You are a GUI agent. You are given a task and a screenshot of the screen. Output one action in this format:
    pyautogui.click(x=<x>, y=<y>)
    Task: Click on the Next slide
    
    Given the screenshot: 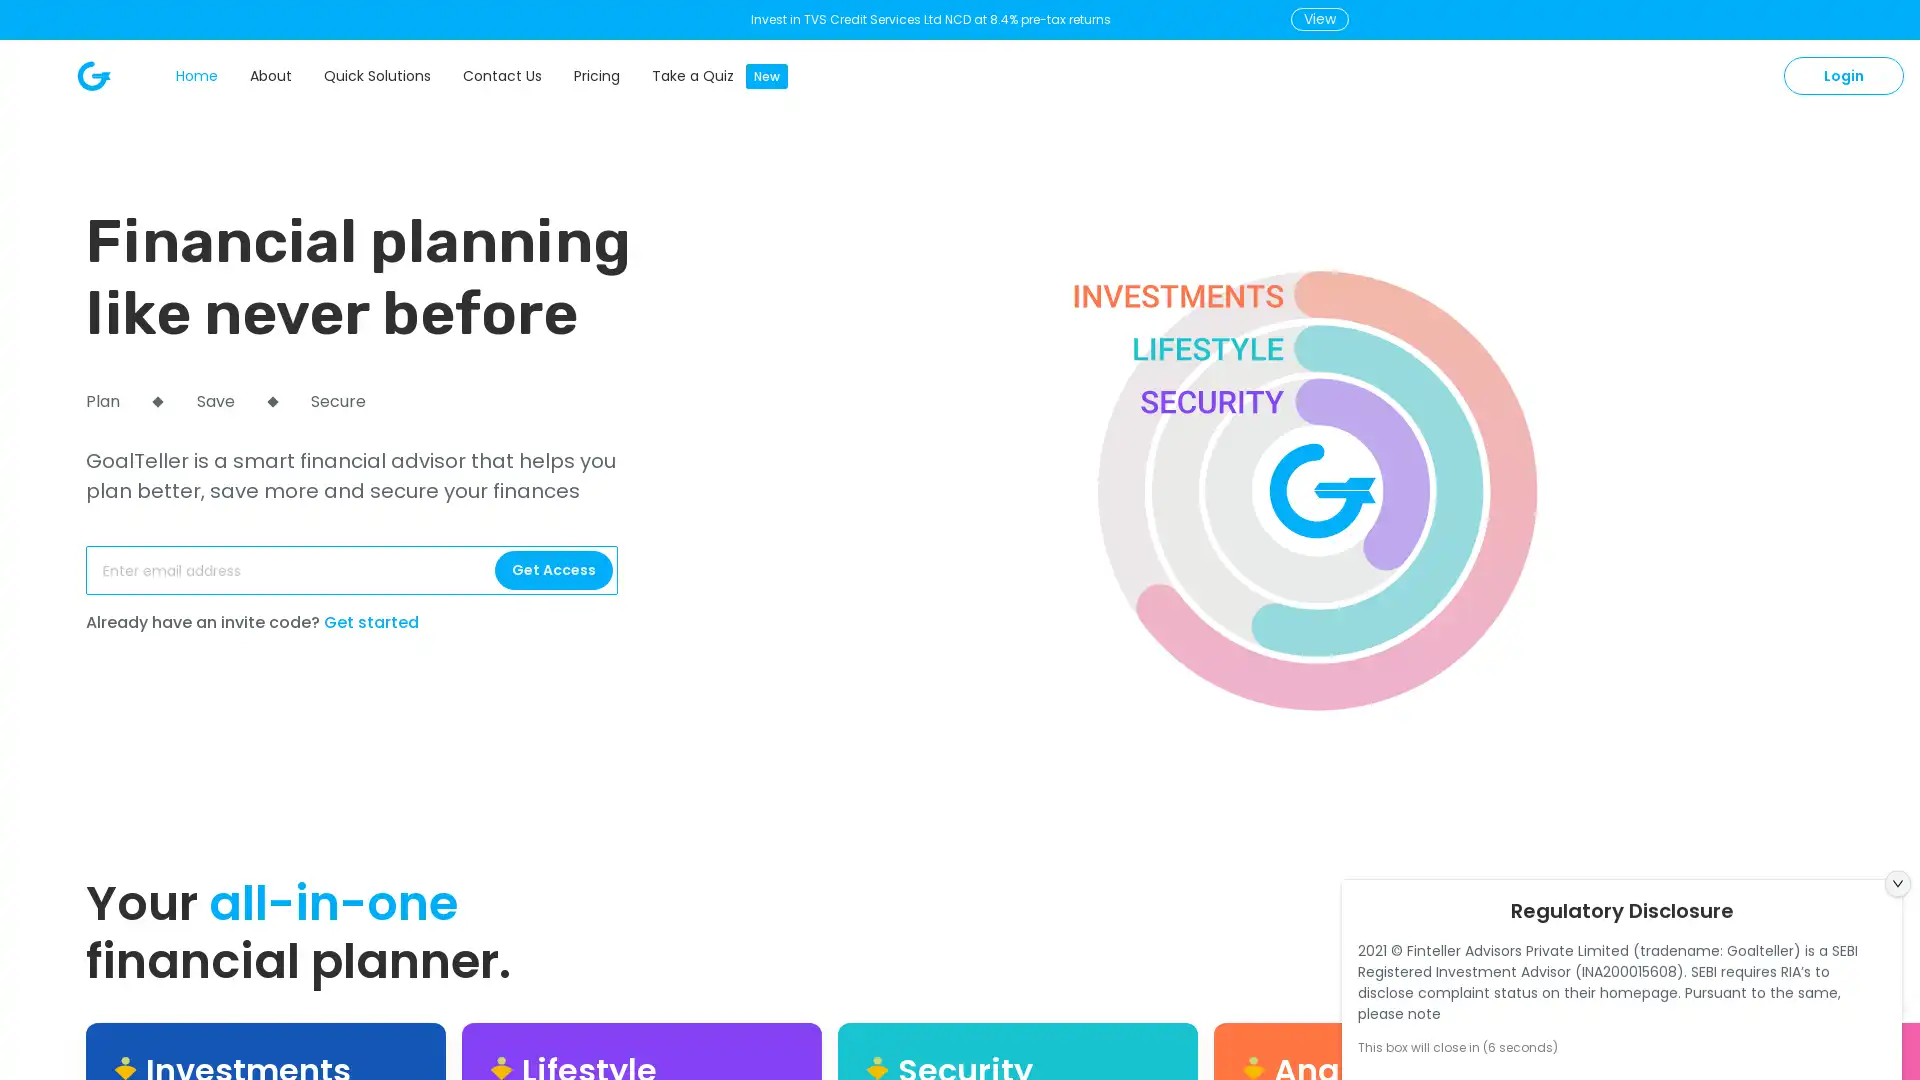 What is the action you would take?
    pyautogui.click(x=1895, y=994)
    